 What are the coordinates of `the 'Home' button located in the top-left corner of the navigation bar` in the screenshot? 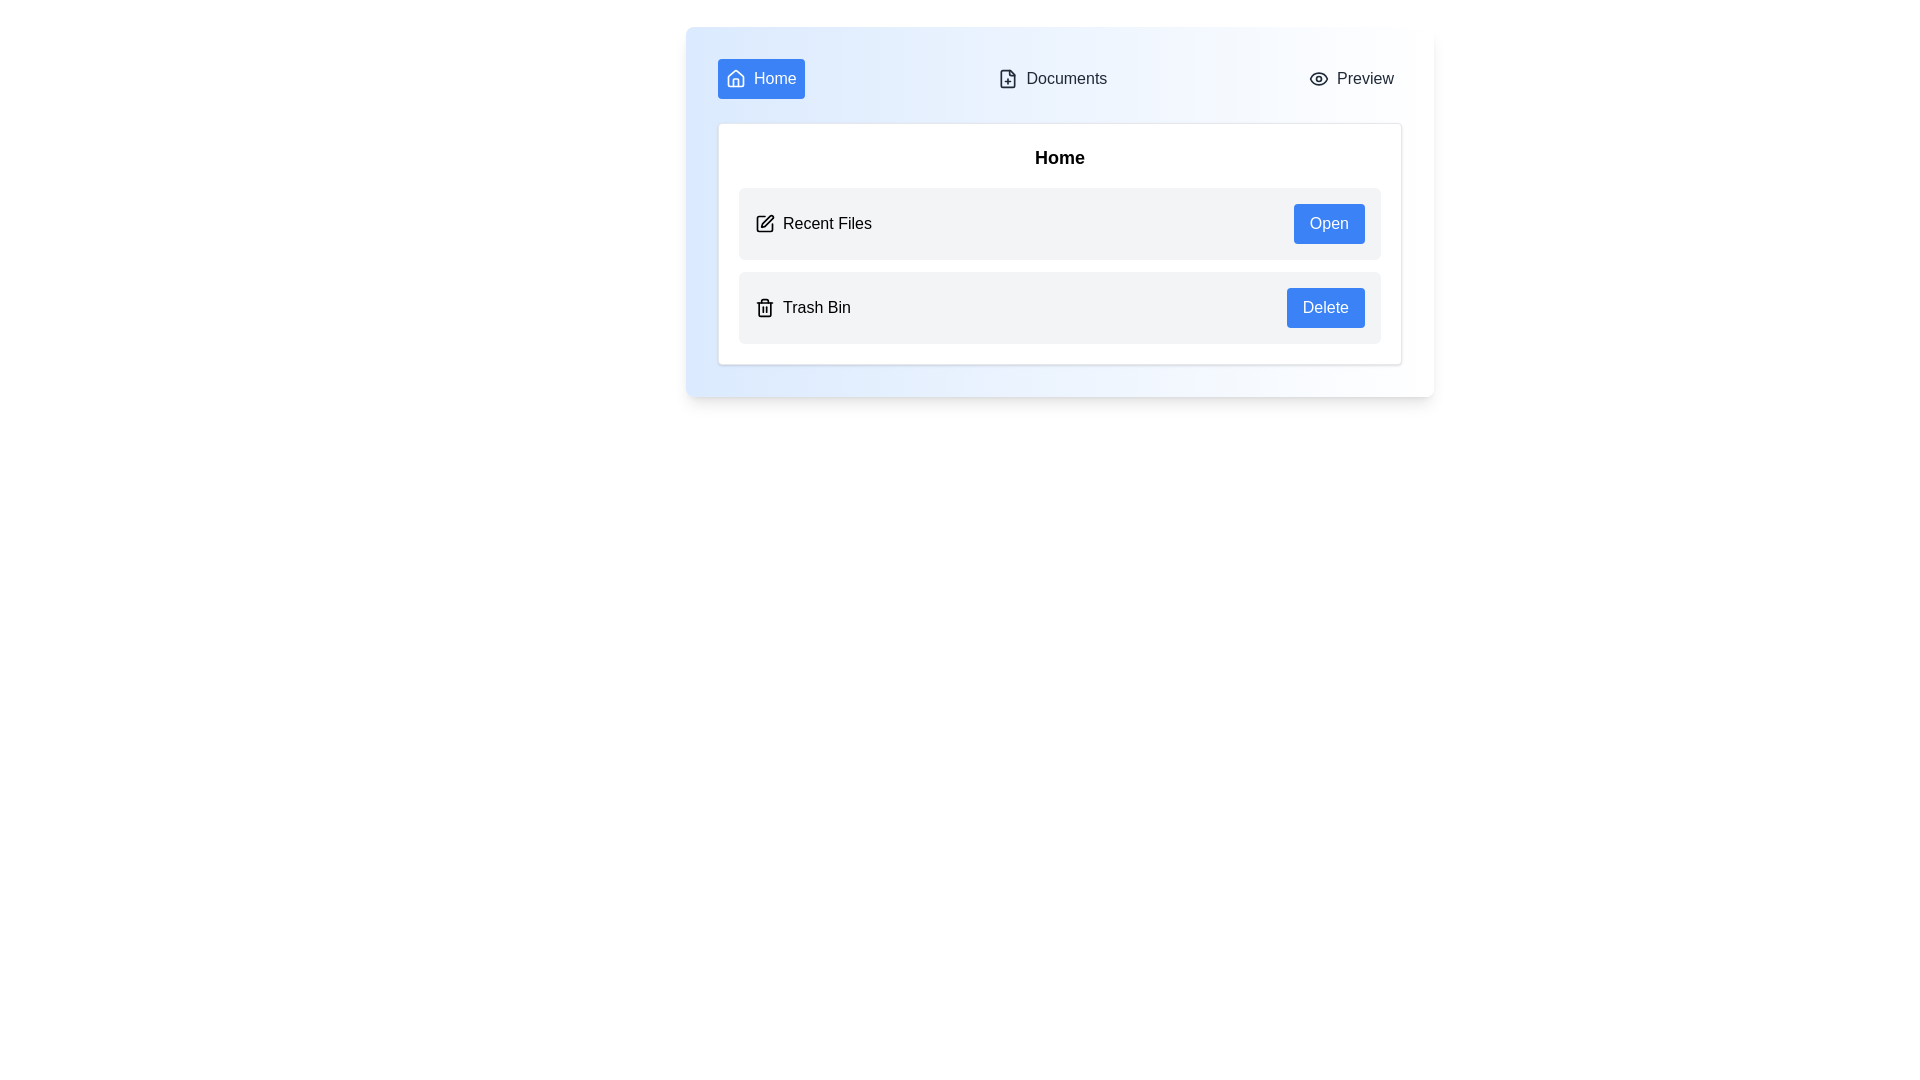 It's located at (760, 77).